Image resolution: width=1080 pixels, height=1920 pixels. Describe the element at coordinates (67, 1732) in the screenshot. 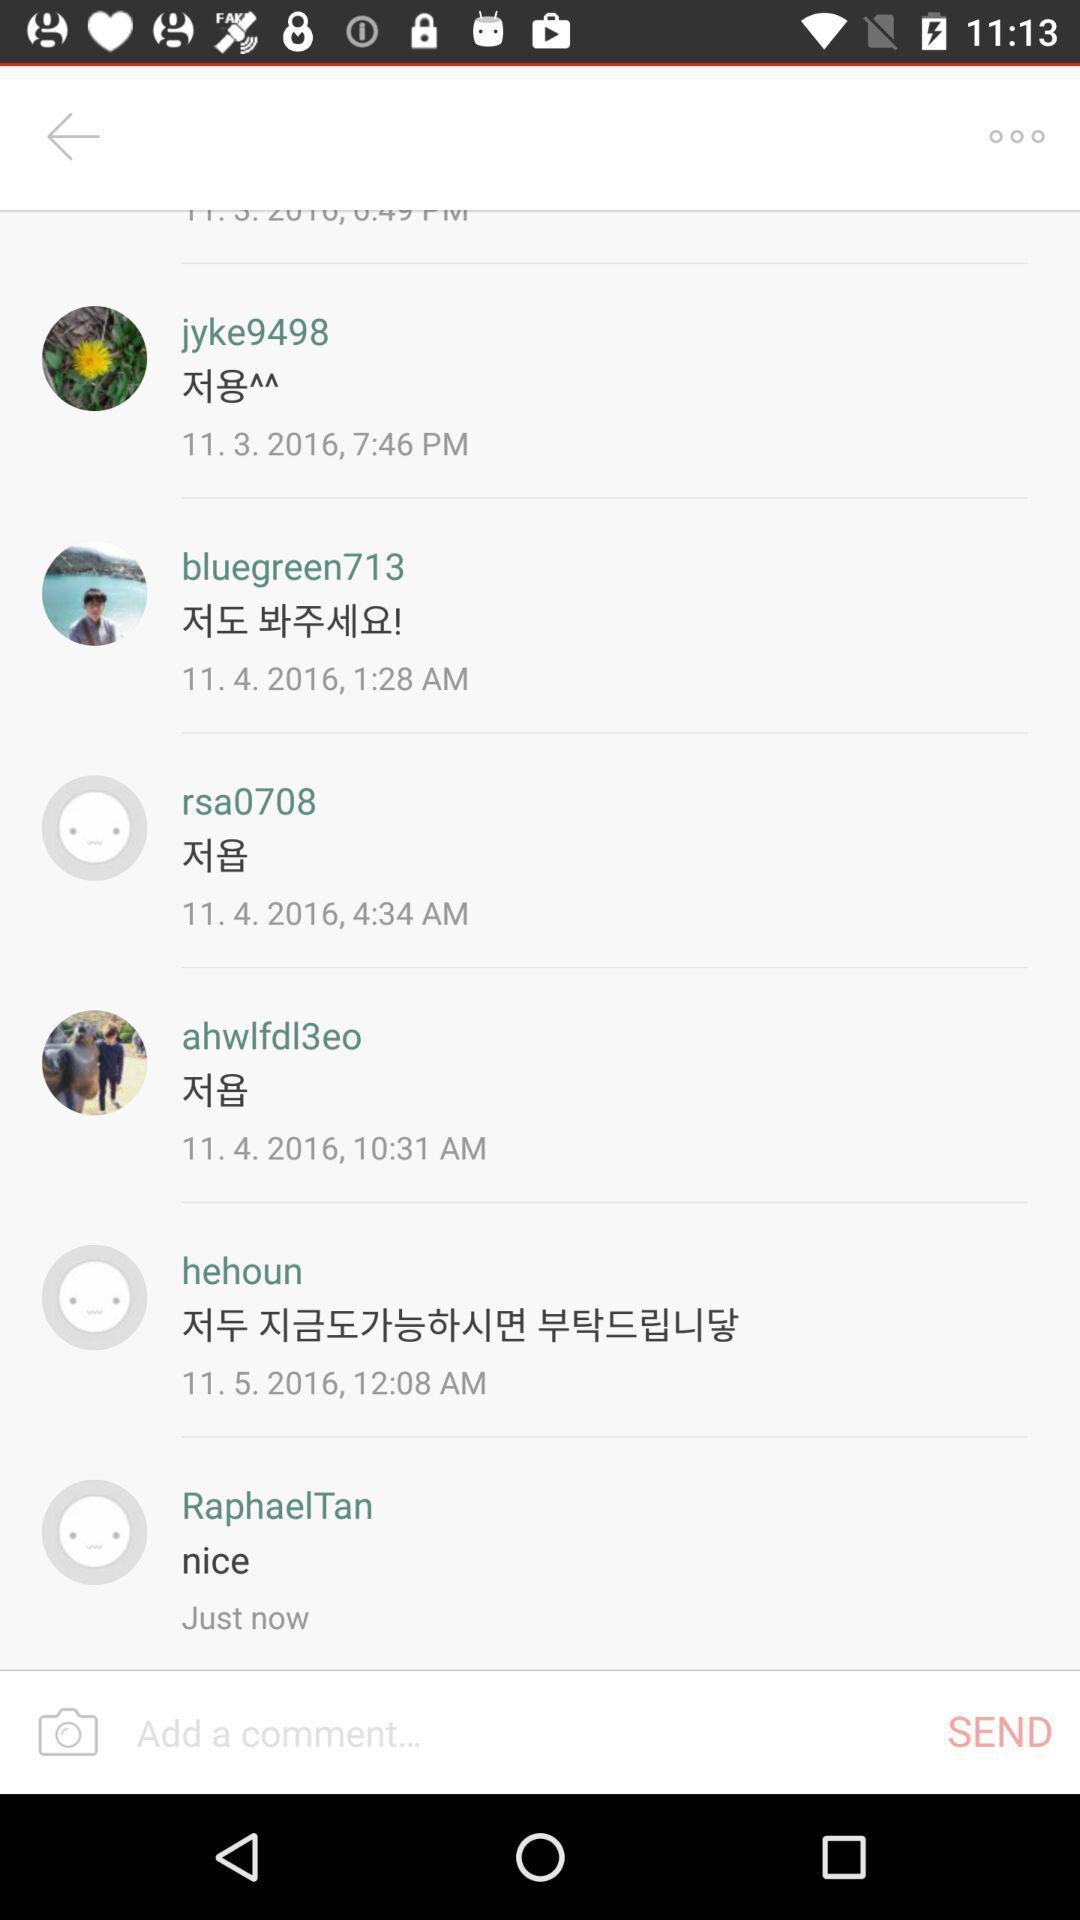

I see `option to open the camera` at that location.